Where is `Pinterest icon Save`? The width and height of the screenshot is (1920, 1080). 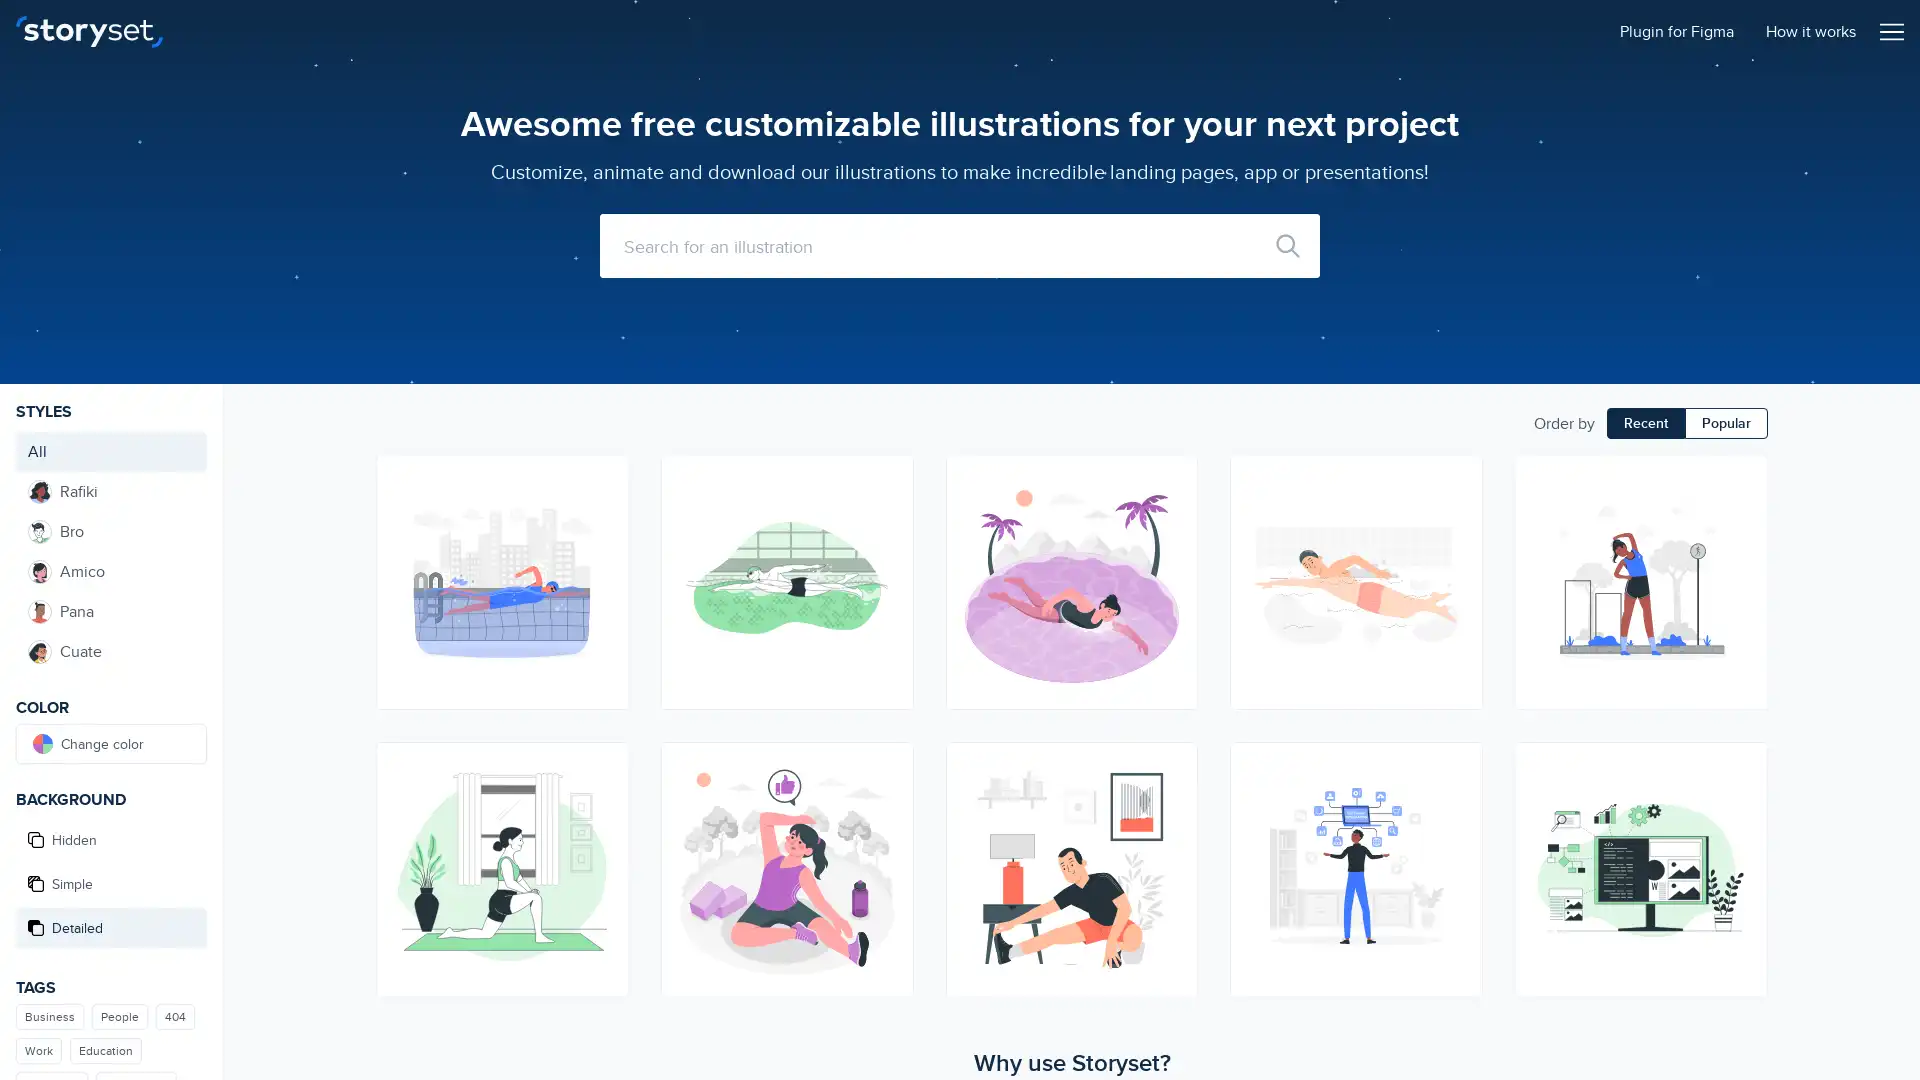 Pinterest icon Save is located at coordinates (1458, 837).